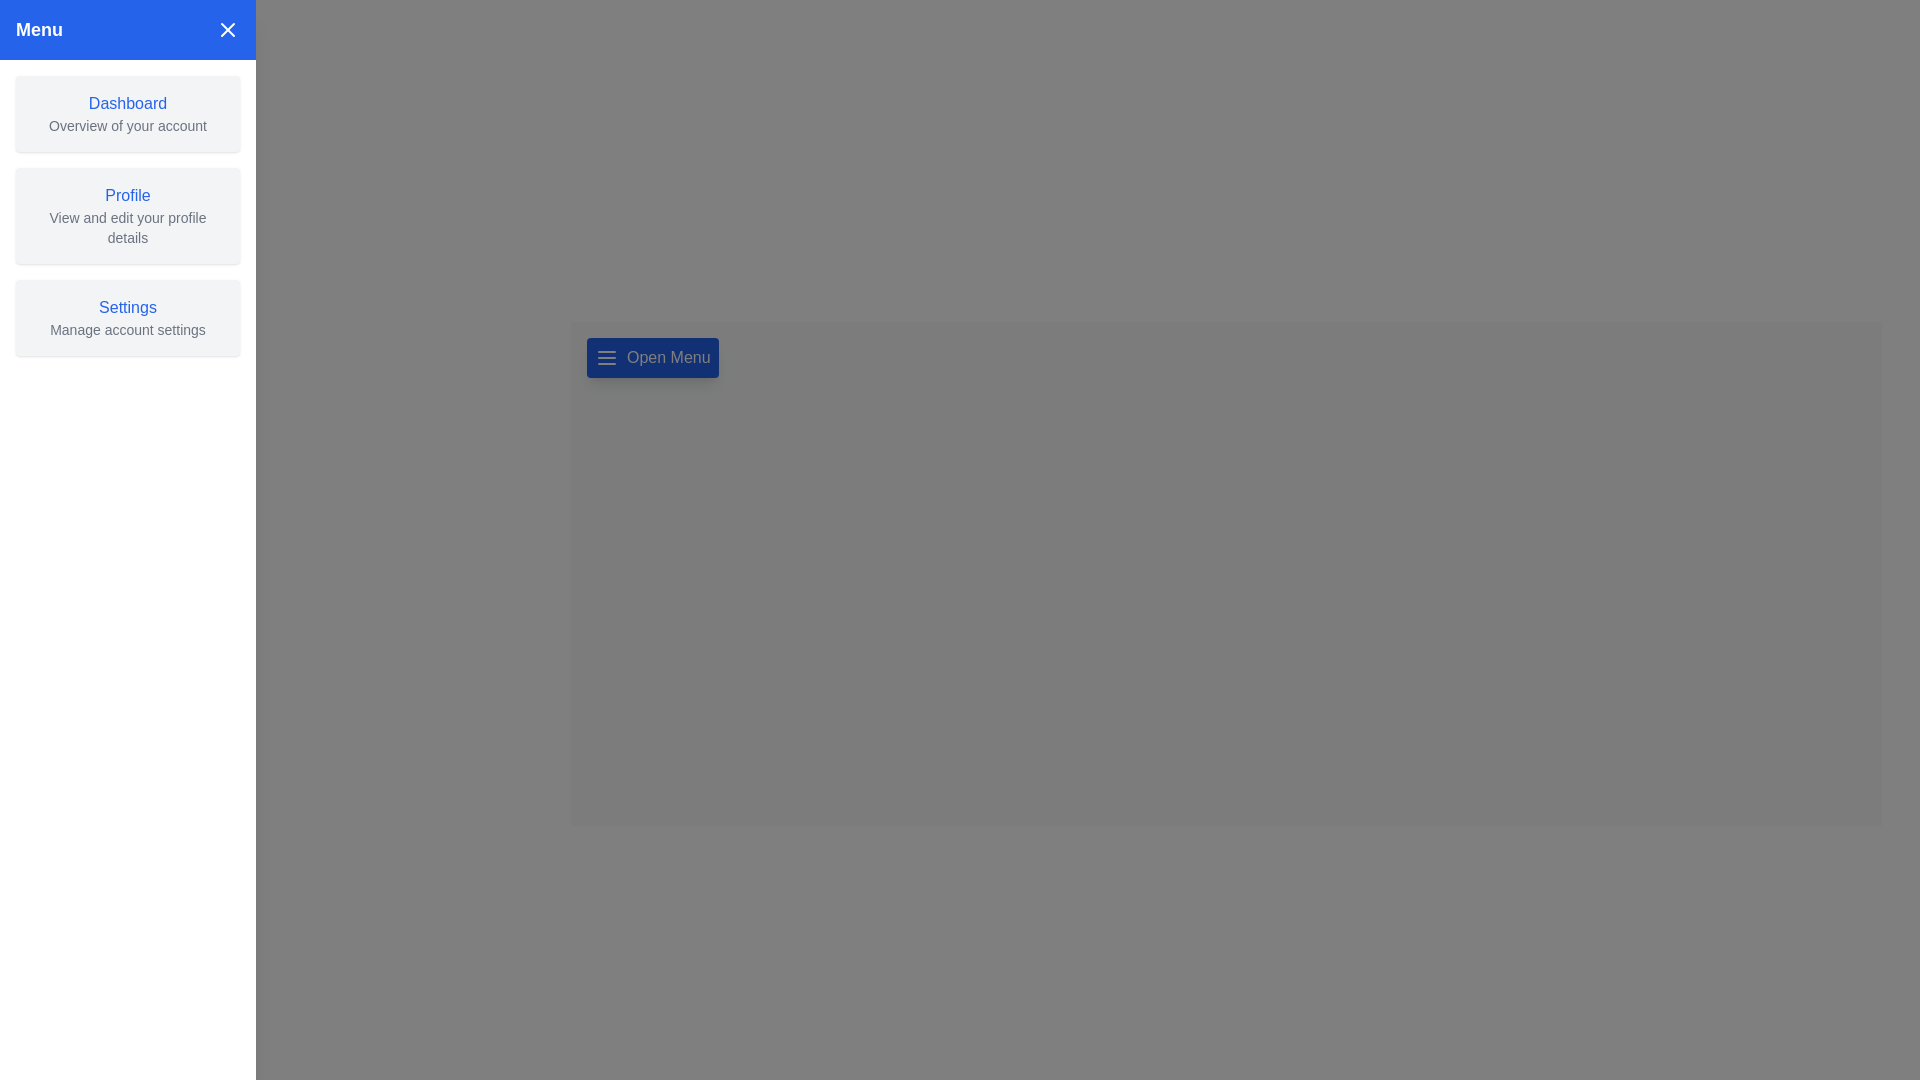 The width and height of the screenshot is (1920, 1080). I want to click on the 'Dashboard' text label displayed in a medium-sized blue font within the light grey section of the vertical menu on the left side of the interface, so click(127, 104).